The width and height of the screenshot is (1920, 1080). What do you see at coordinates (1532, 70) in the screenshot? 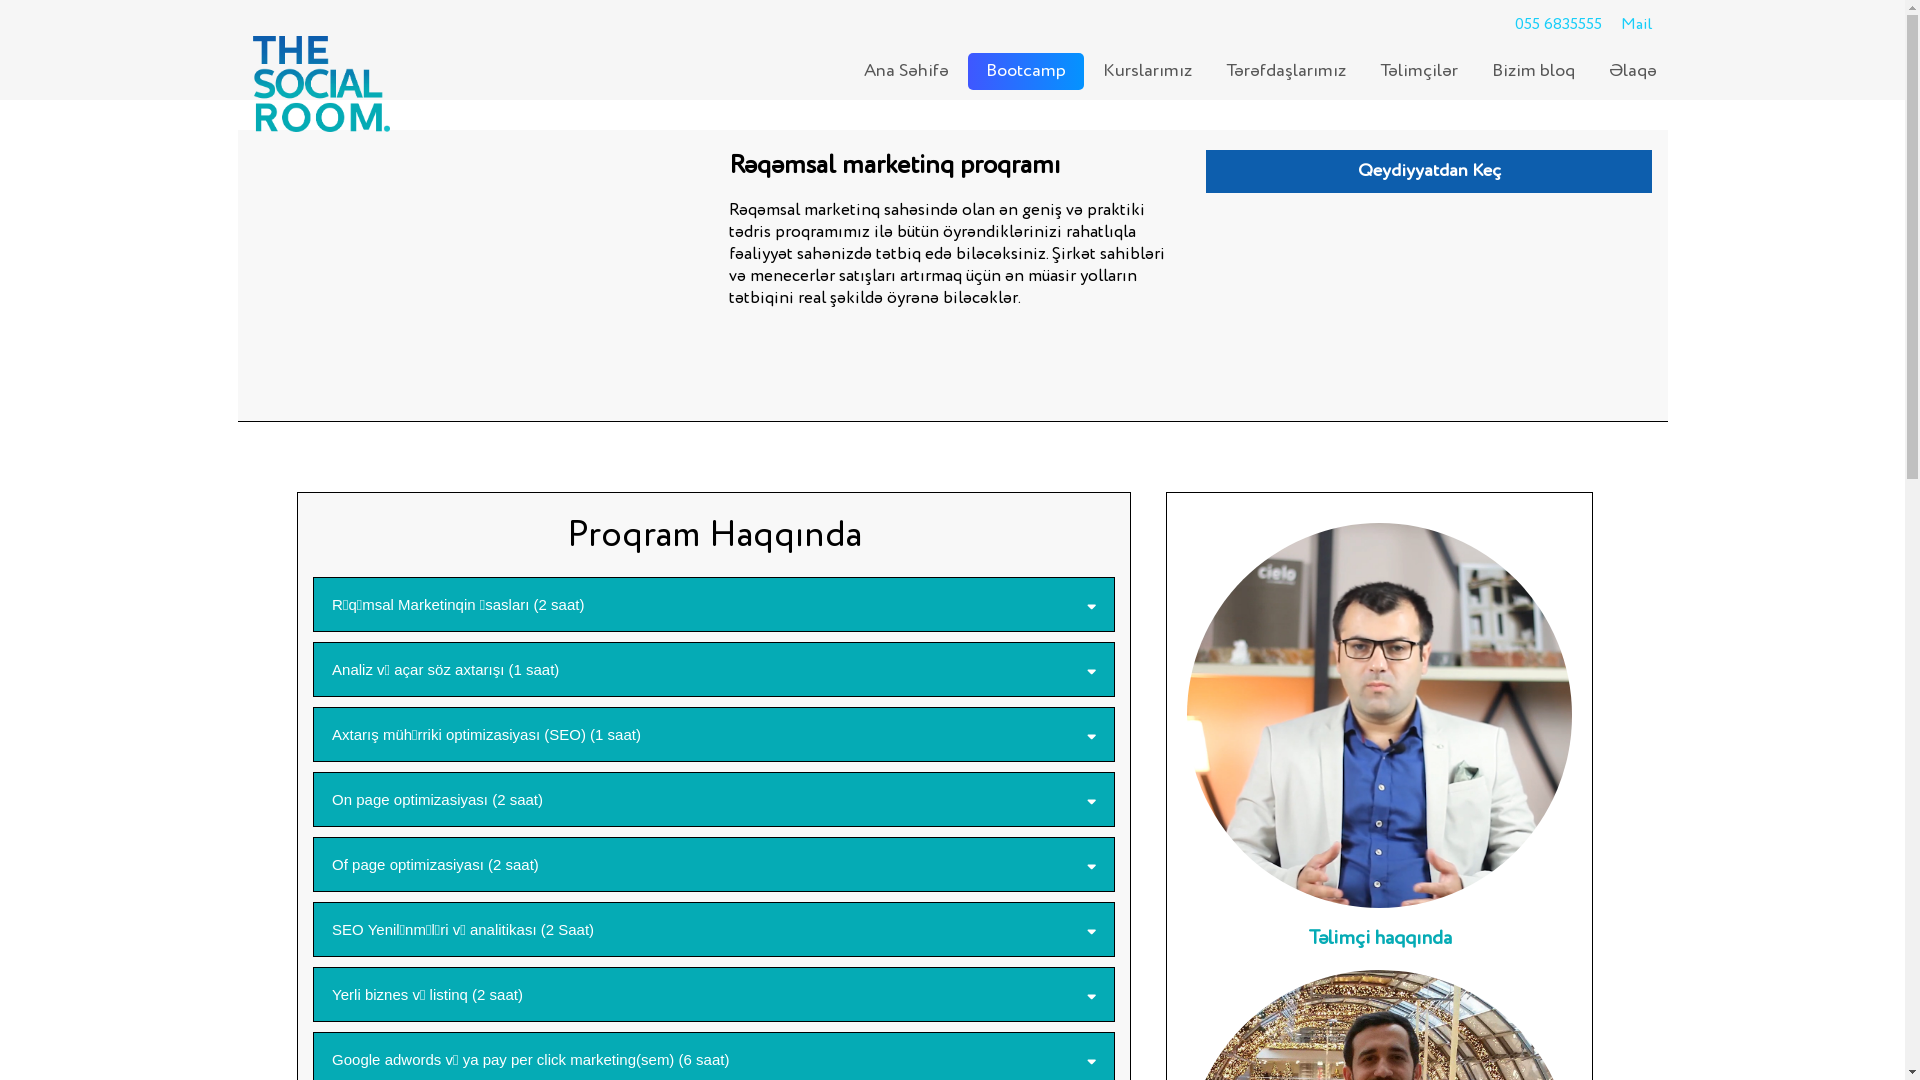
I see `'Bizim bloq'` at bounding box center [1532, 70].